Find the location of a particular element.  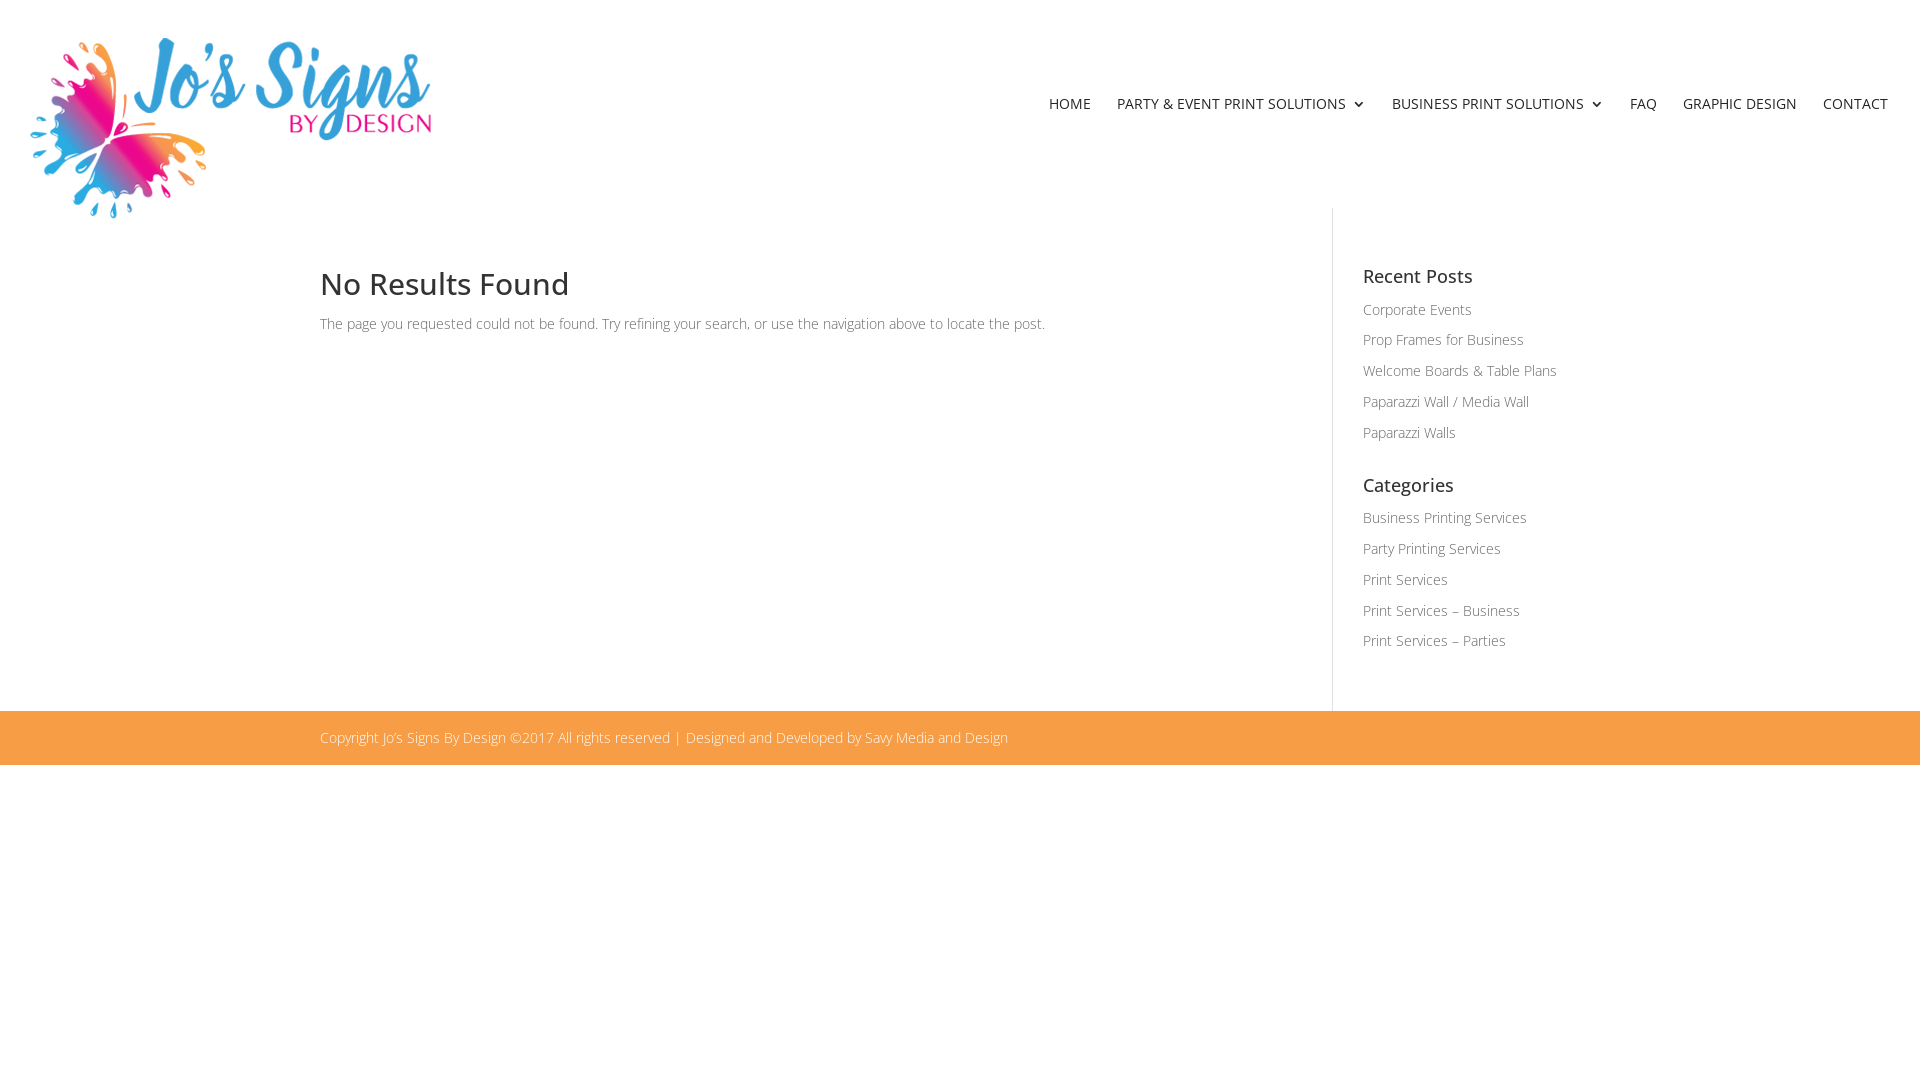

'BUSINESS PRINT SOLUTIONS' is located at coordinates (1497, 151).